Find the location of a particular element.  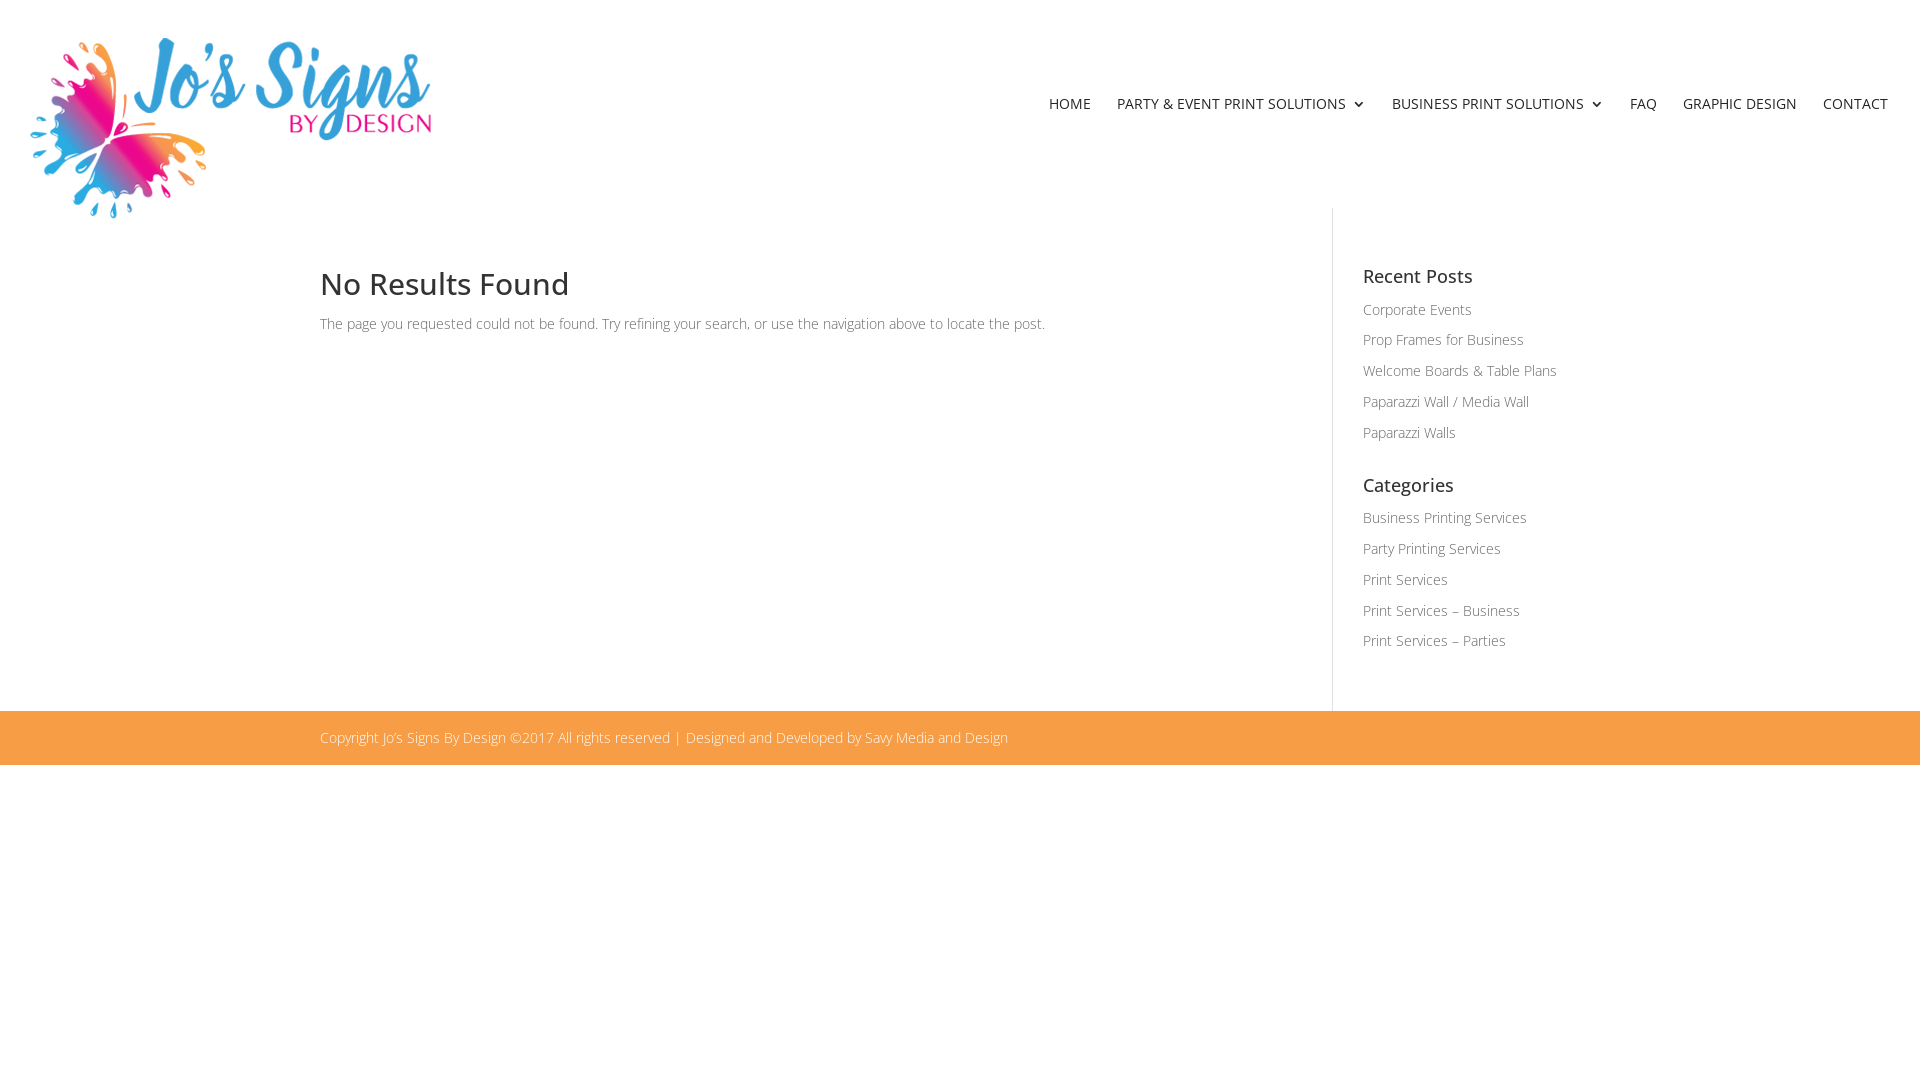

'BUSINESS PRINT SOLUTIONS' is located at coordinates (1497, 151).